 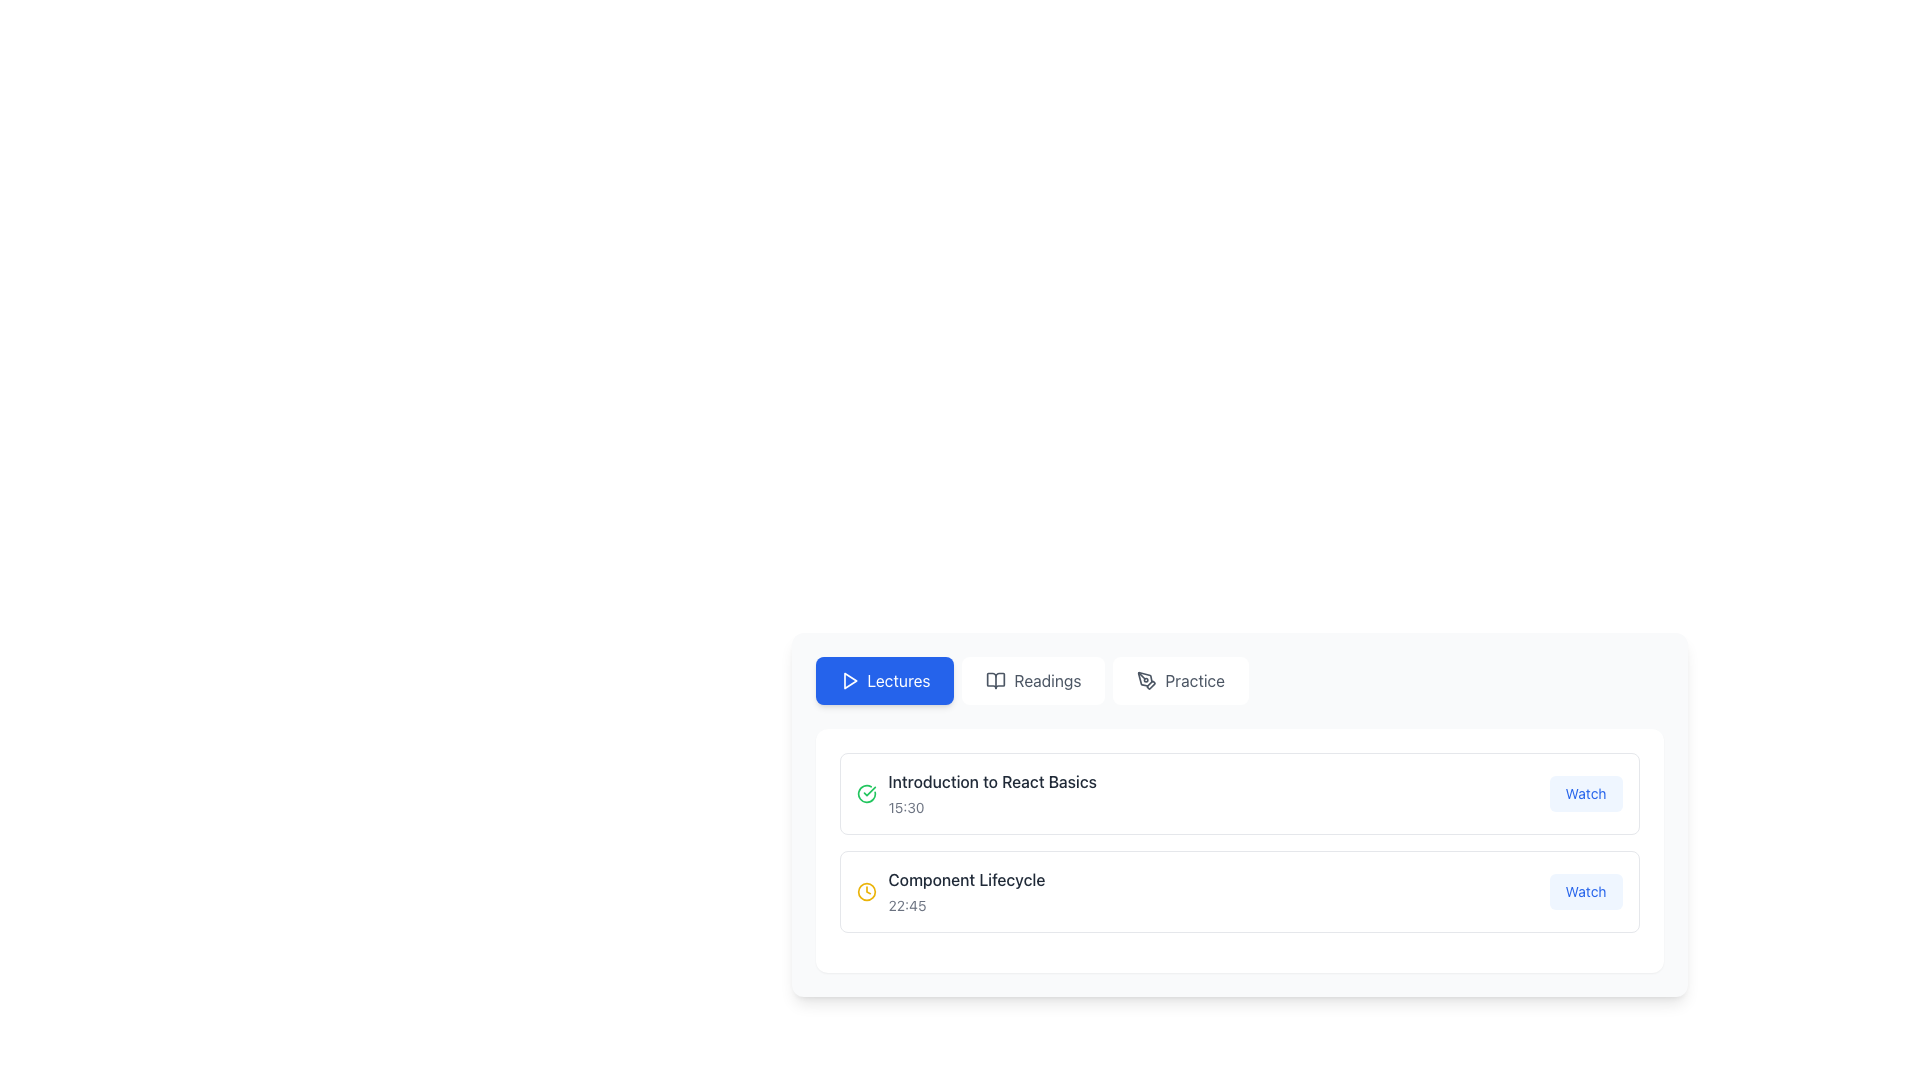 I want to click on the triangular play icon within the blue circular button located to the left of the 'Lectures' button, so click(x=849, y=680).